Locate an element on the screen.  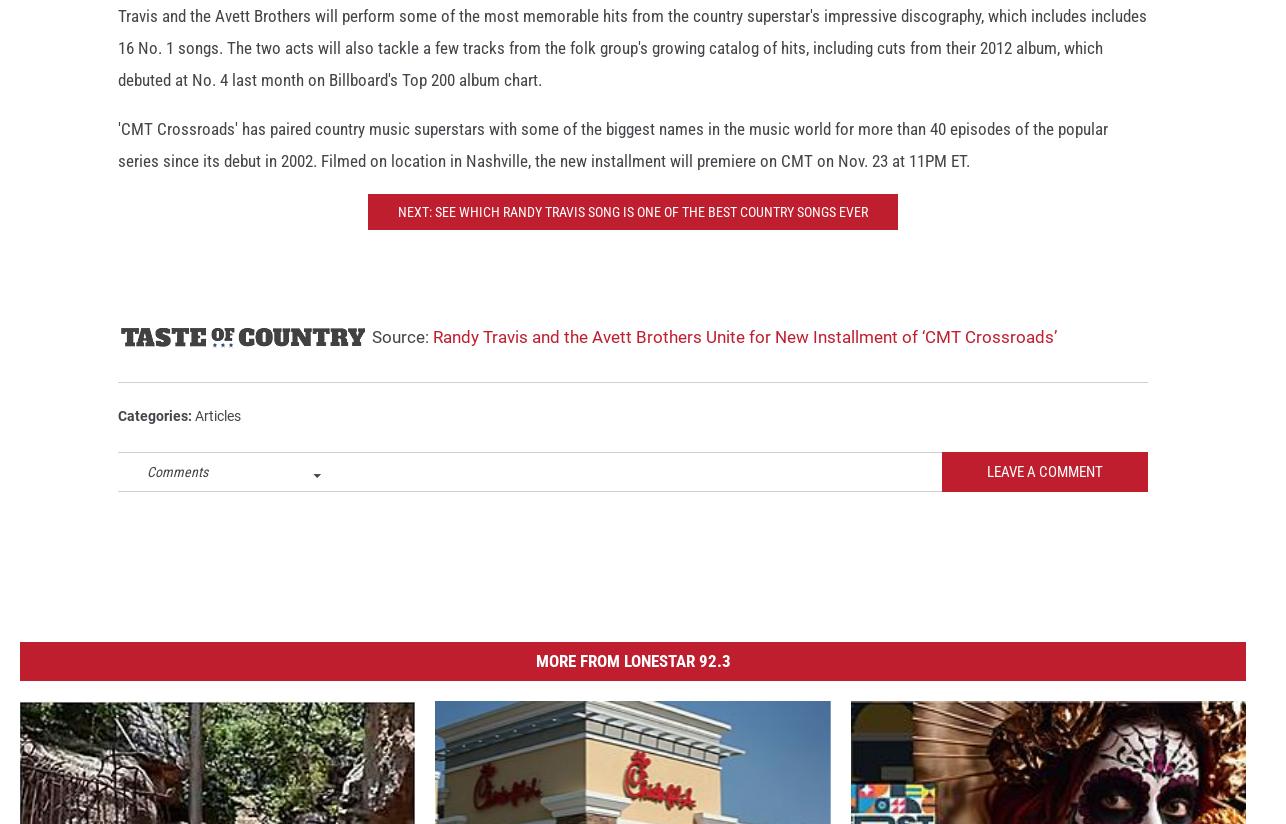
''CMT Crossroads' has paired country music superstars with some of the biggest names in the music world for more than 40 episodes of the popular series since its debut in 2002. Filmed on location in Nashville, the new installment will premiere on CMT on Nov. 23 at 11PM ET.' is located at coordinates (612, 161).